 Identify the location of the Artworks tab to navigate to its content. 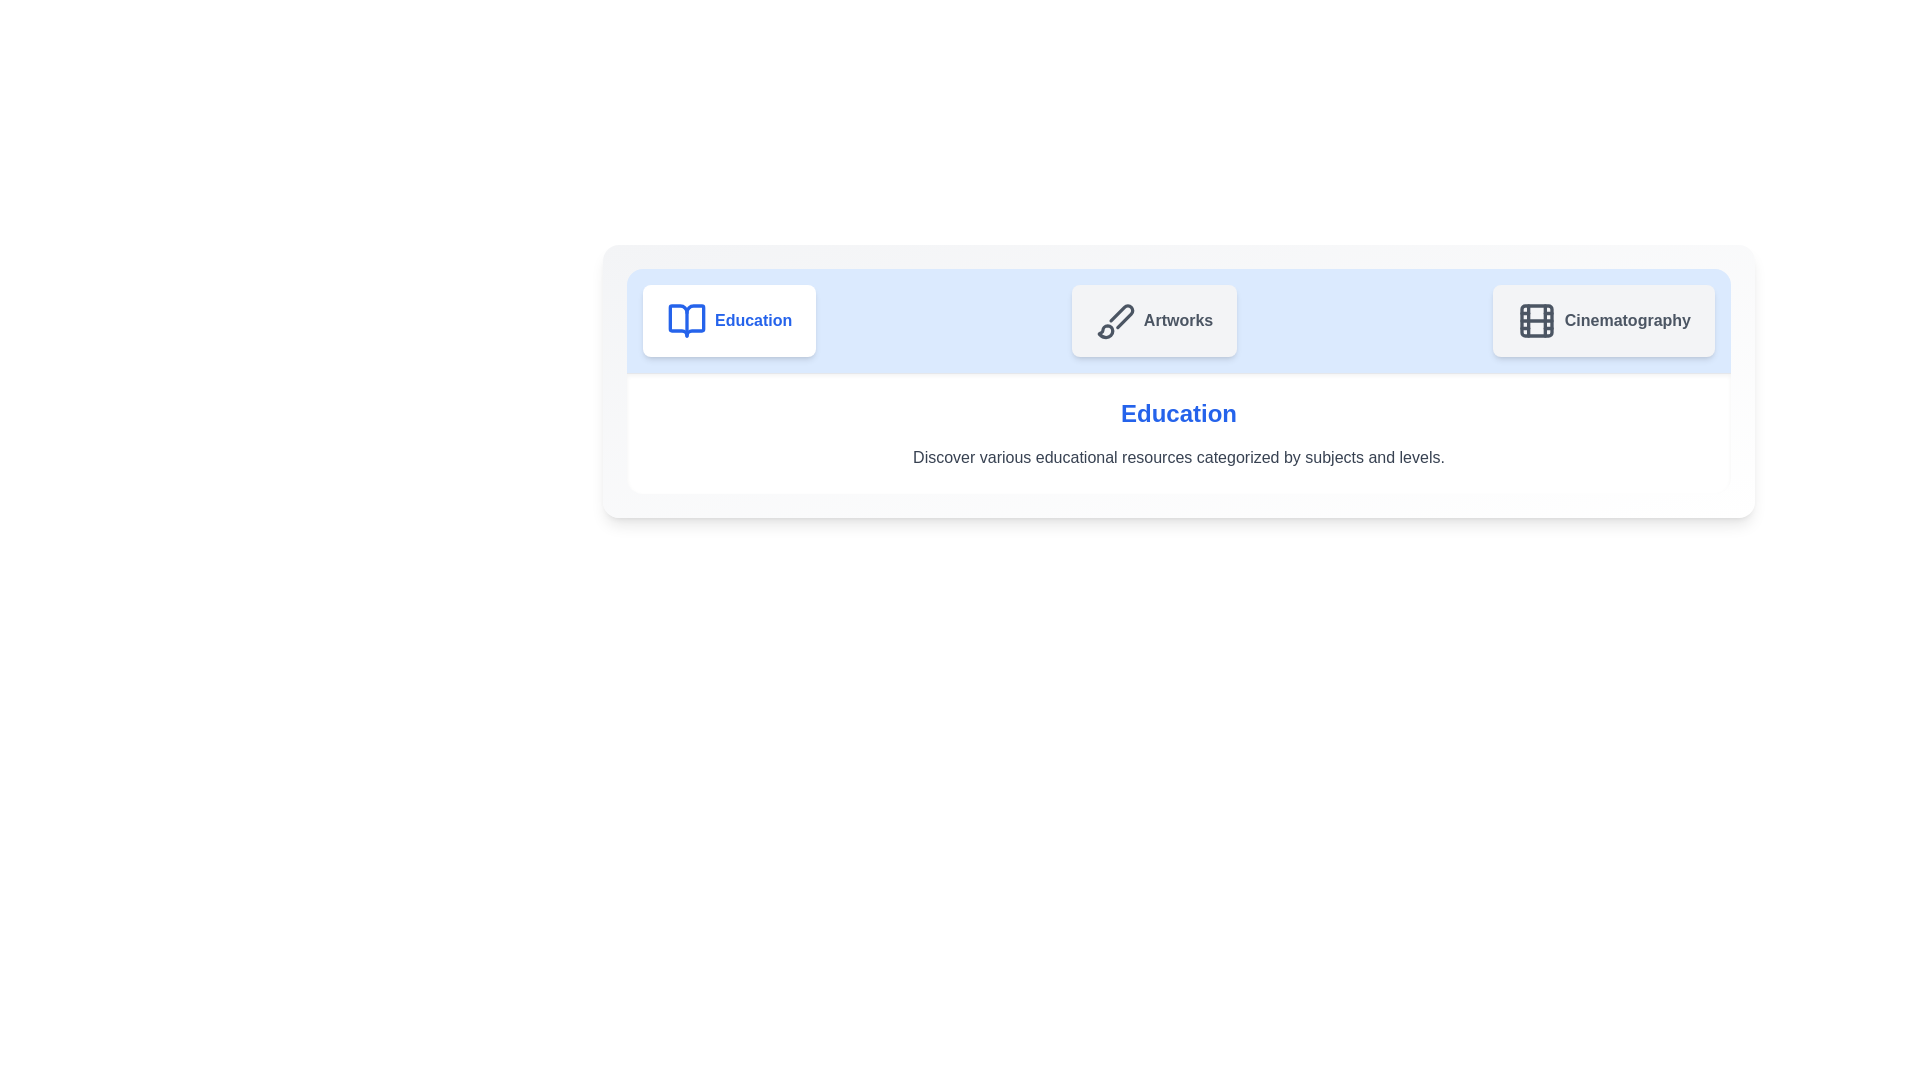
(1154, 319).